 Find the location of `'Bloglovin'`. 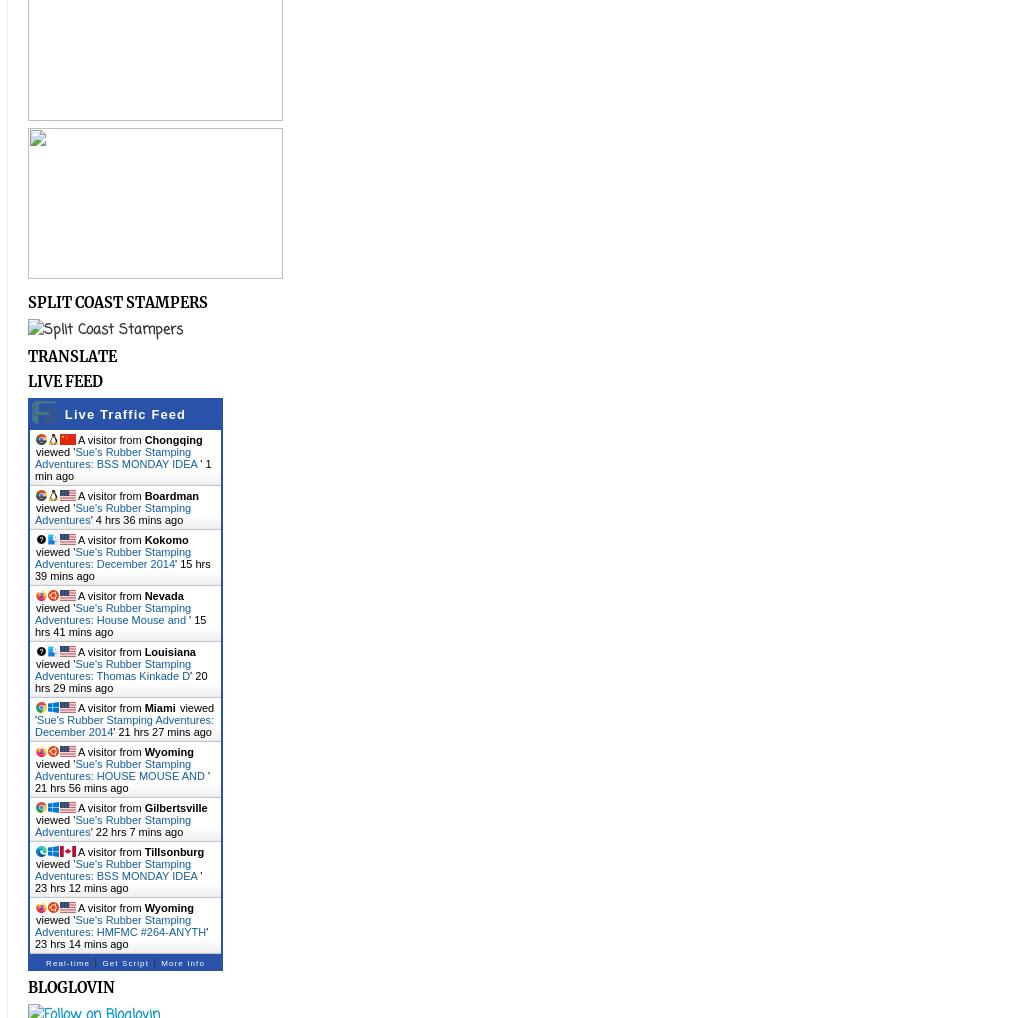

'Bloglovin' is located at coordinates (70, 986).